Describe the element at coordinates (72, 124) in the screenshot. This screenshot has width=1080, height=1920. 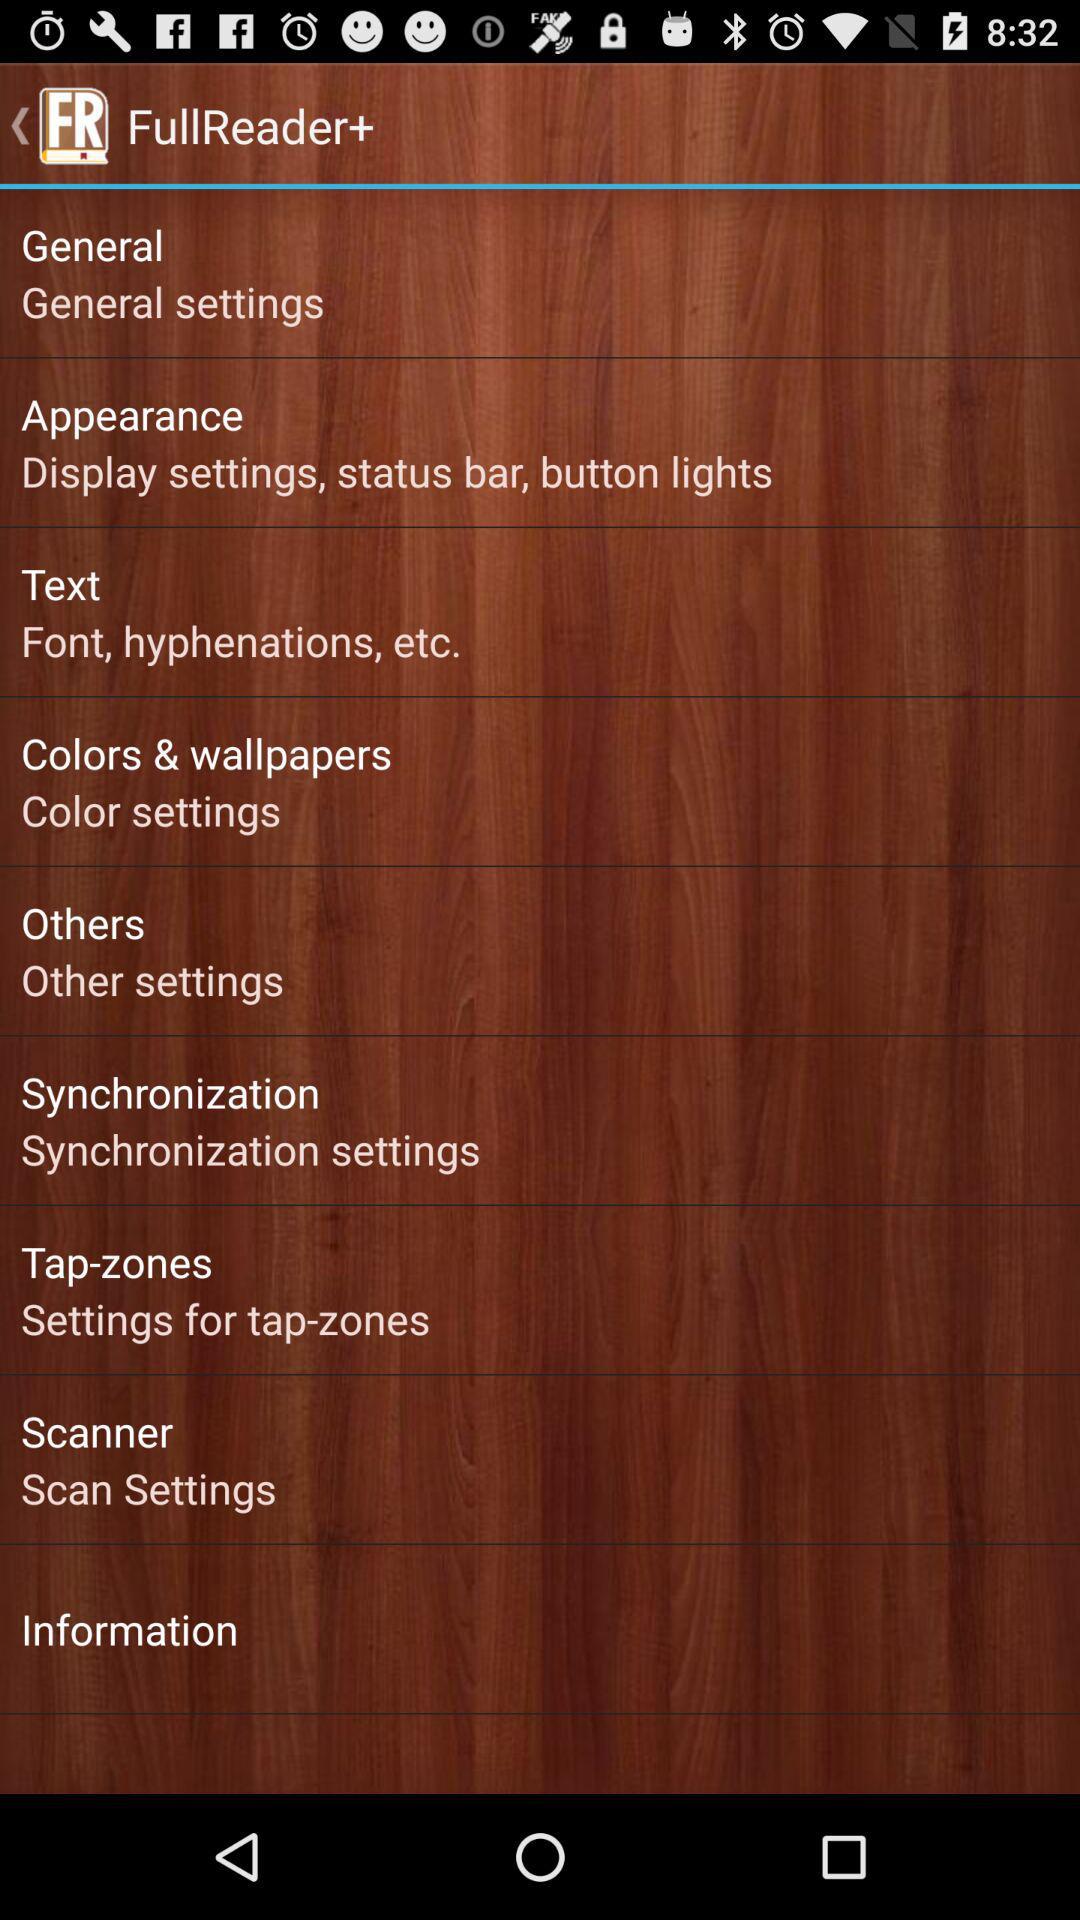
I see `logo at top left` at that location.